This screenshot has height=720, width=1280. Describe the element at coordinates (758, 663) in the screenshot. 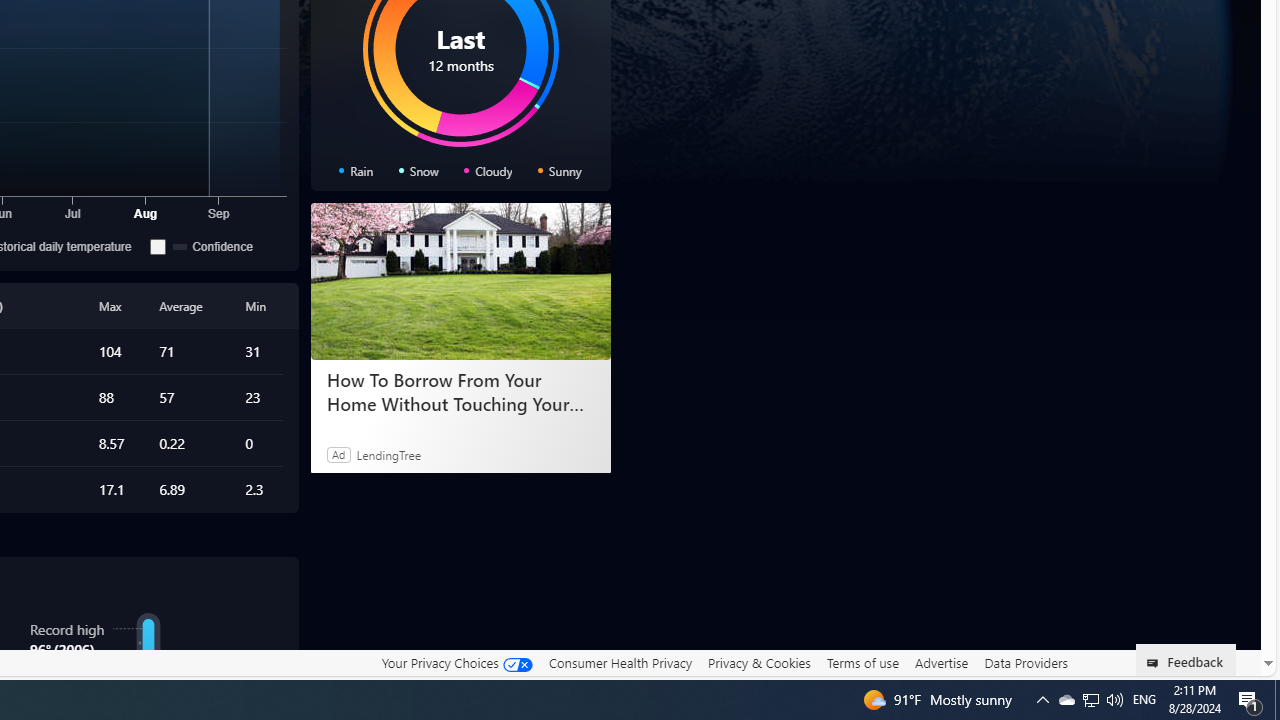

I see `'Privacy & Cookies'` at that location.